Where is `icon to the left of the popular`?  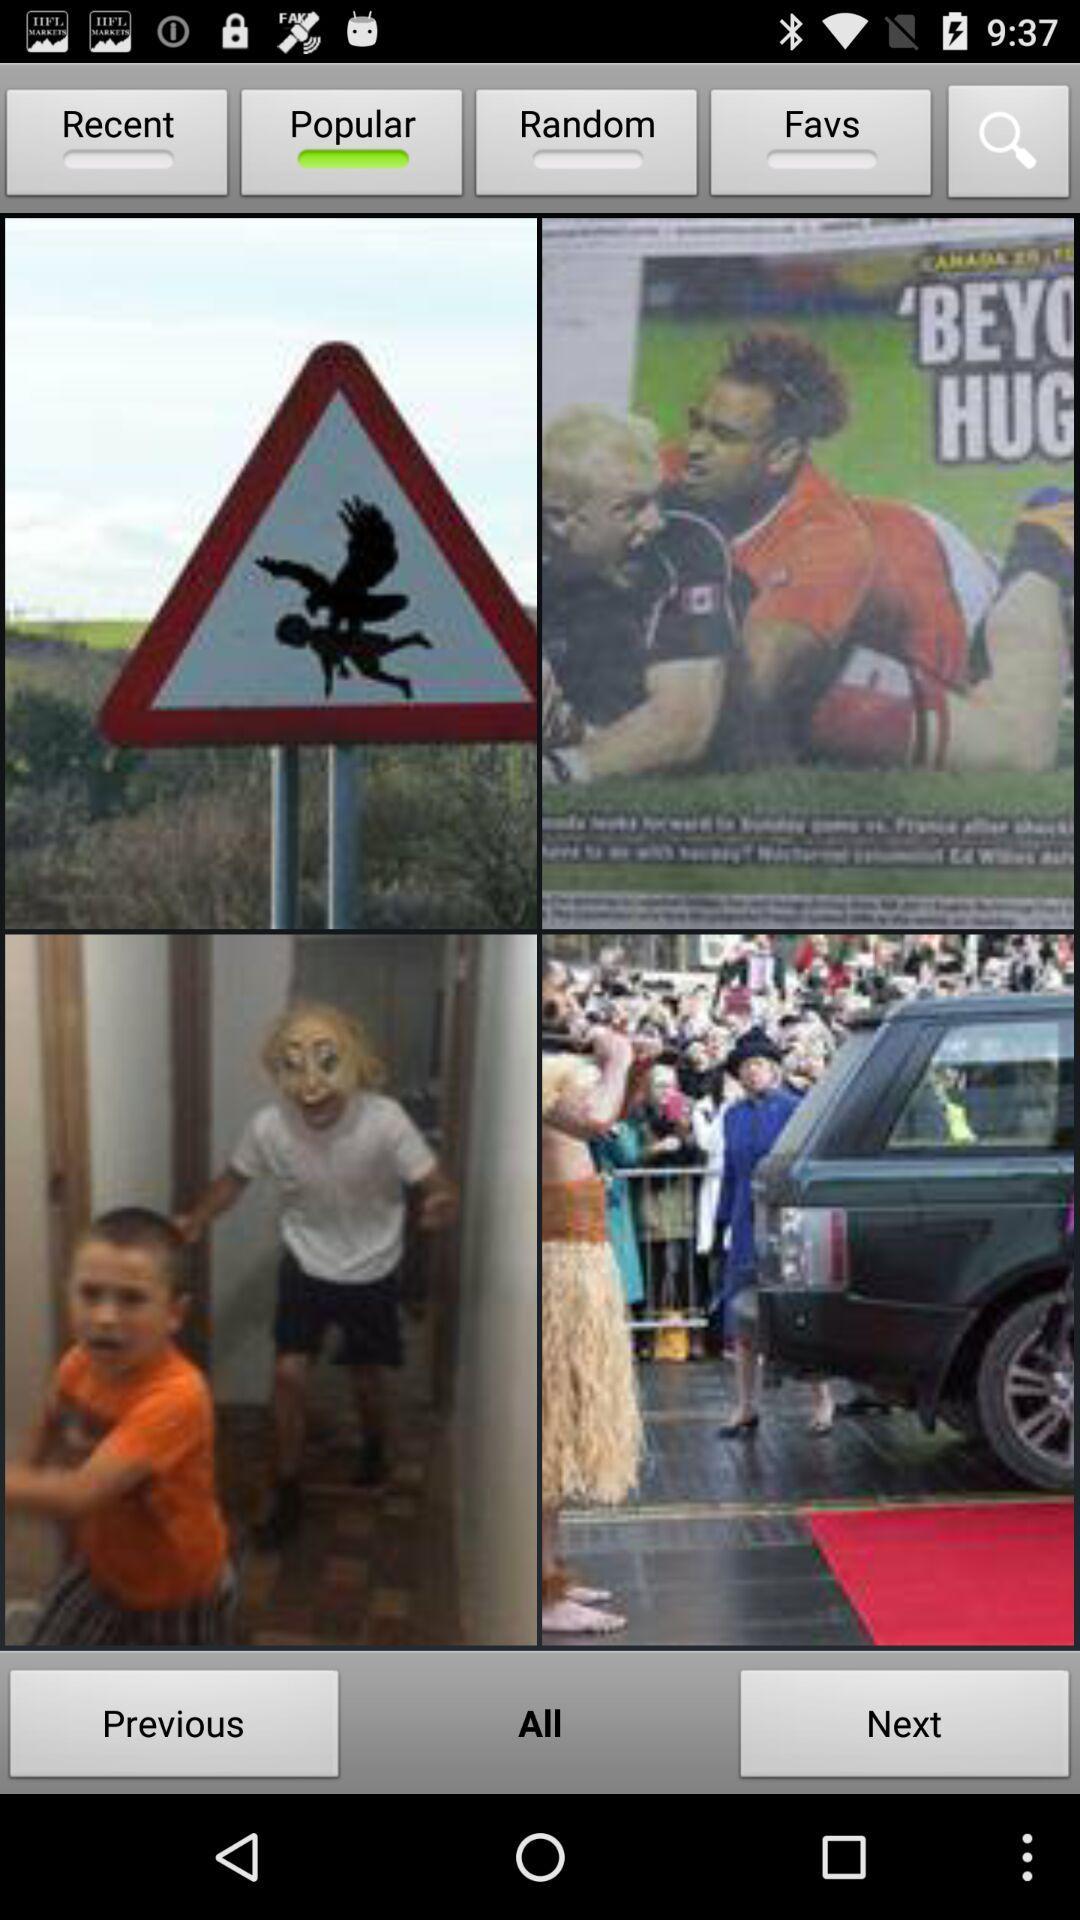 icon to the left of the popular is located at coordinates (117, 146).